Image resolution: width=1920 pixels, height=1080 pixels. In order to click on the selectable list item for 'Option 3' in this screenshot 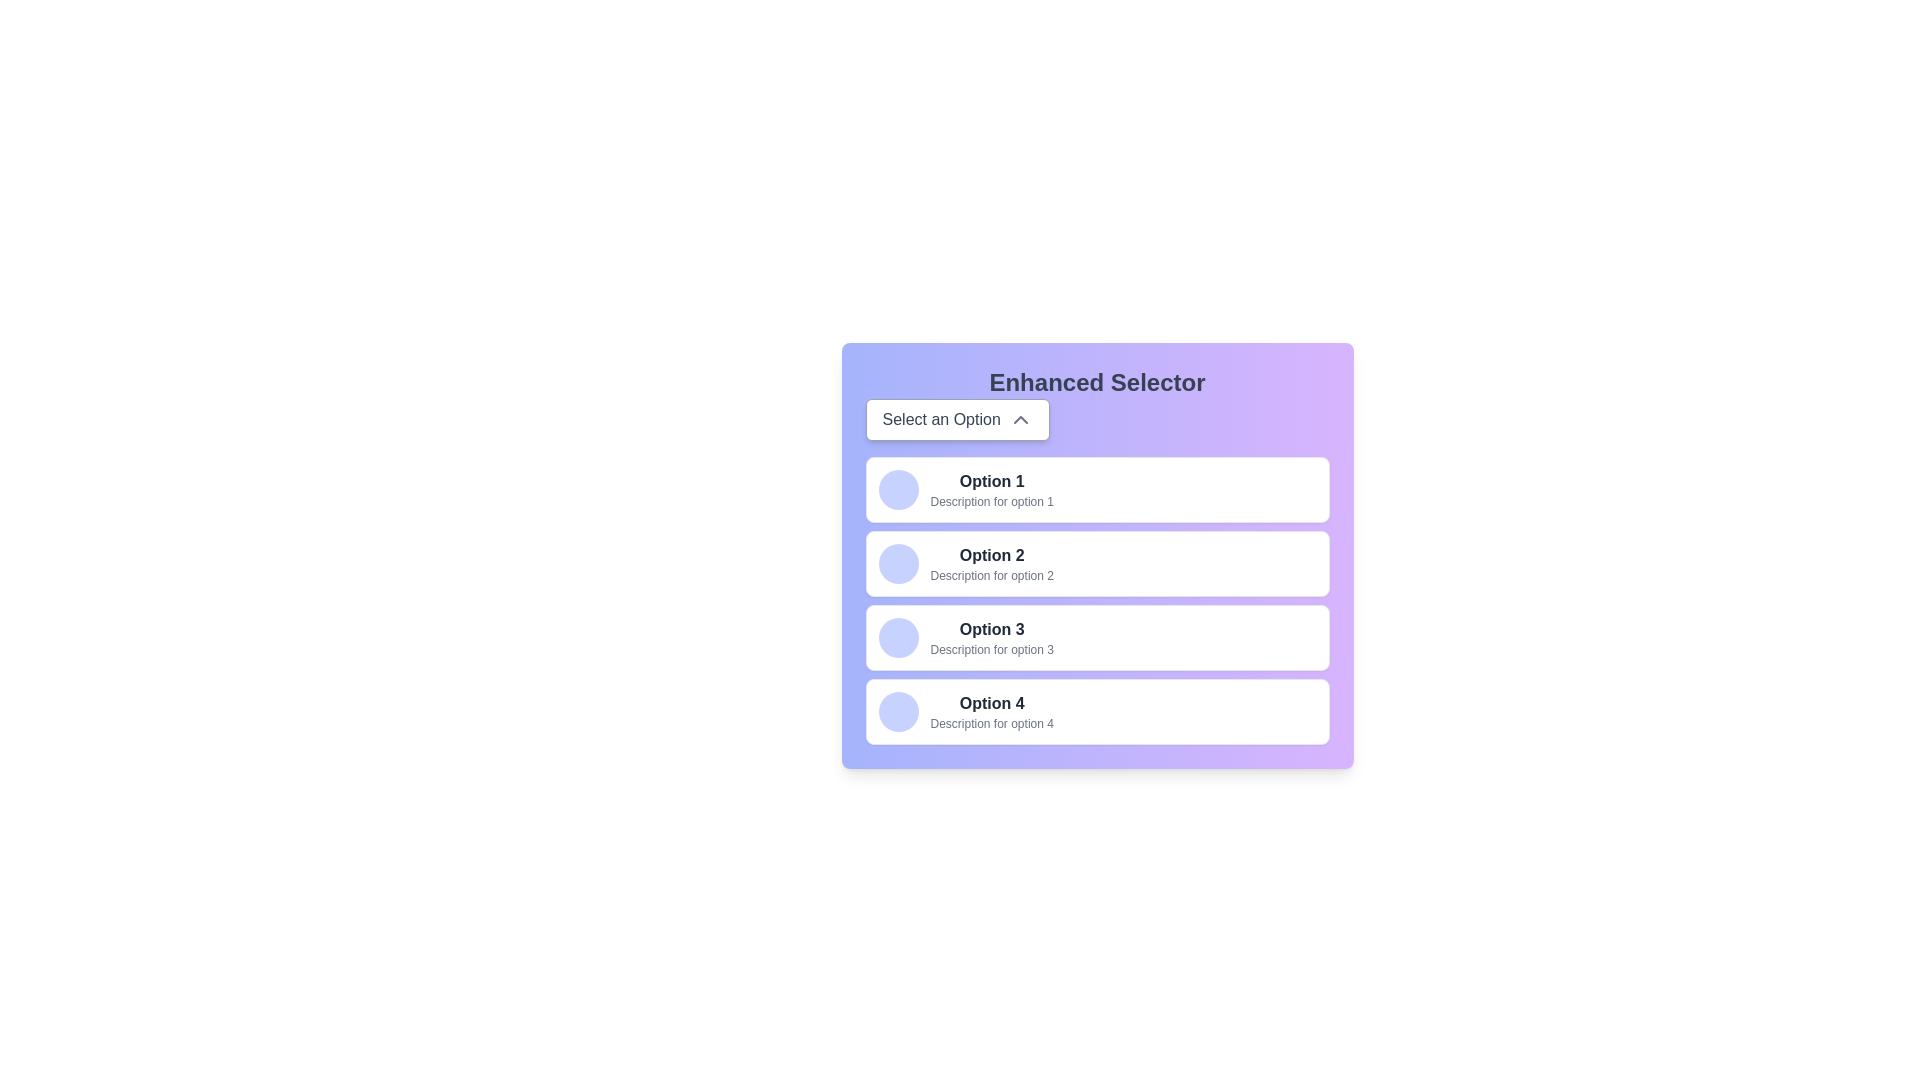, I will do `click(1096, 637)`.